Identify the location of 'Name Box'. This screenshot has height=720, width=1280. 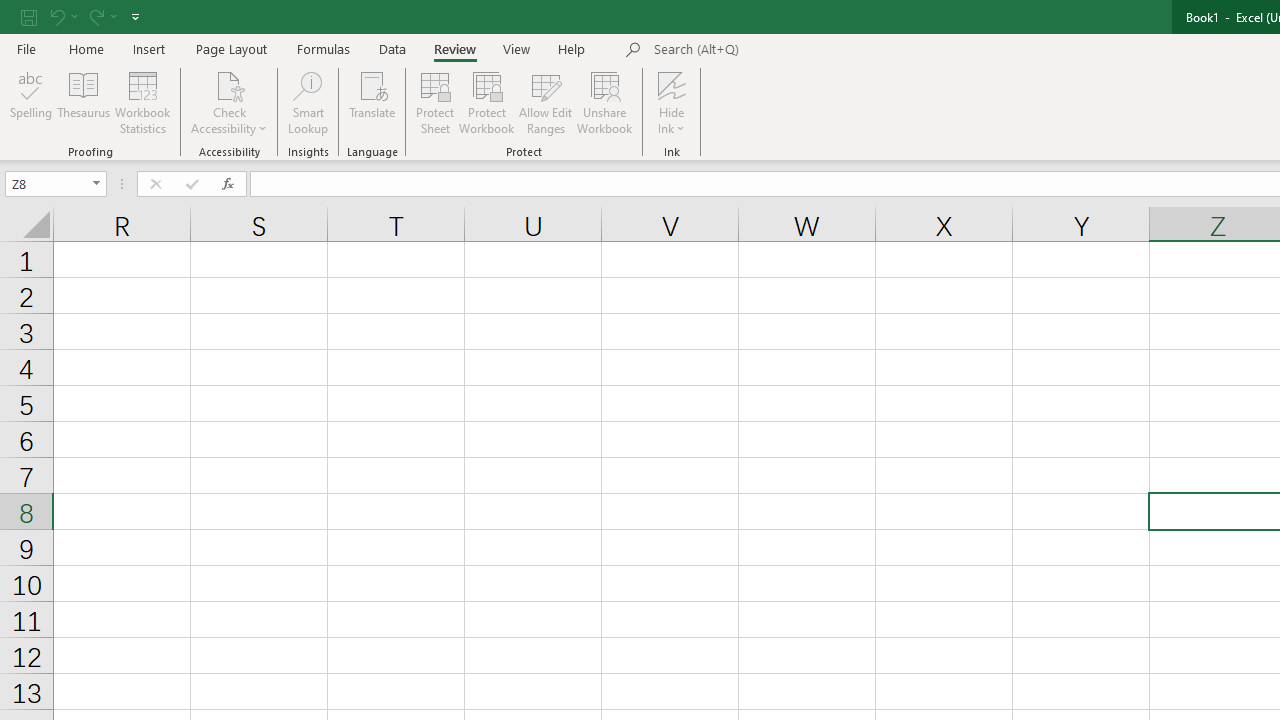
(47, 183).